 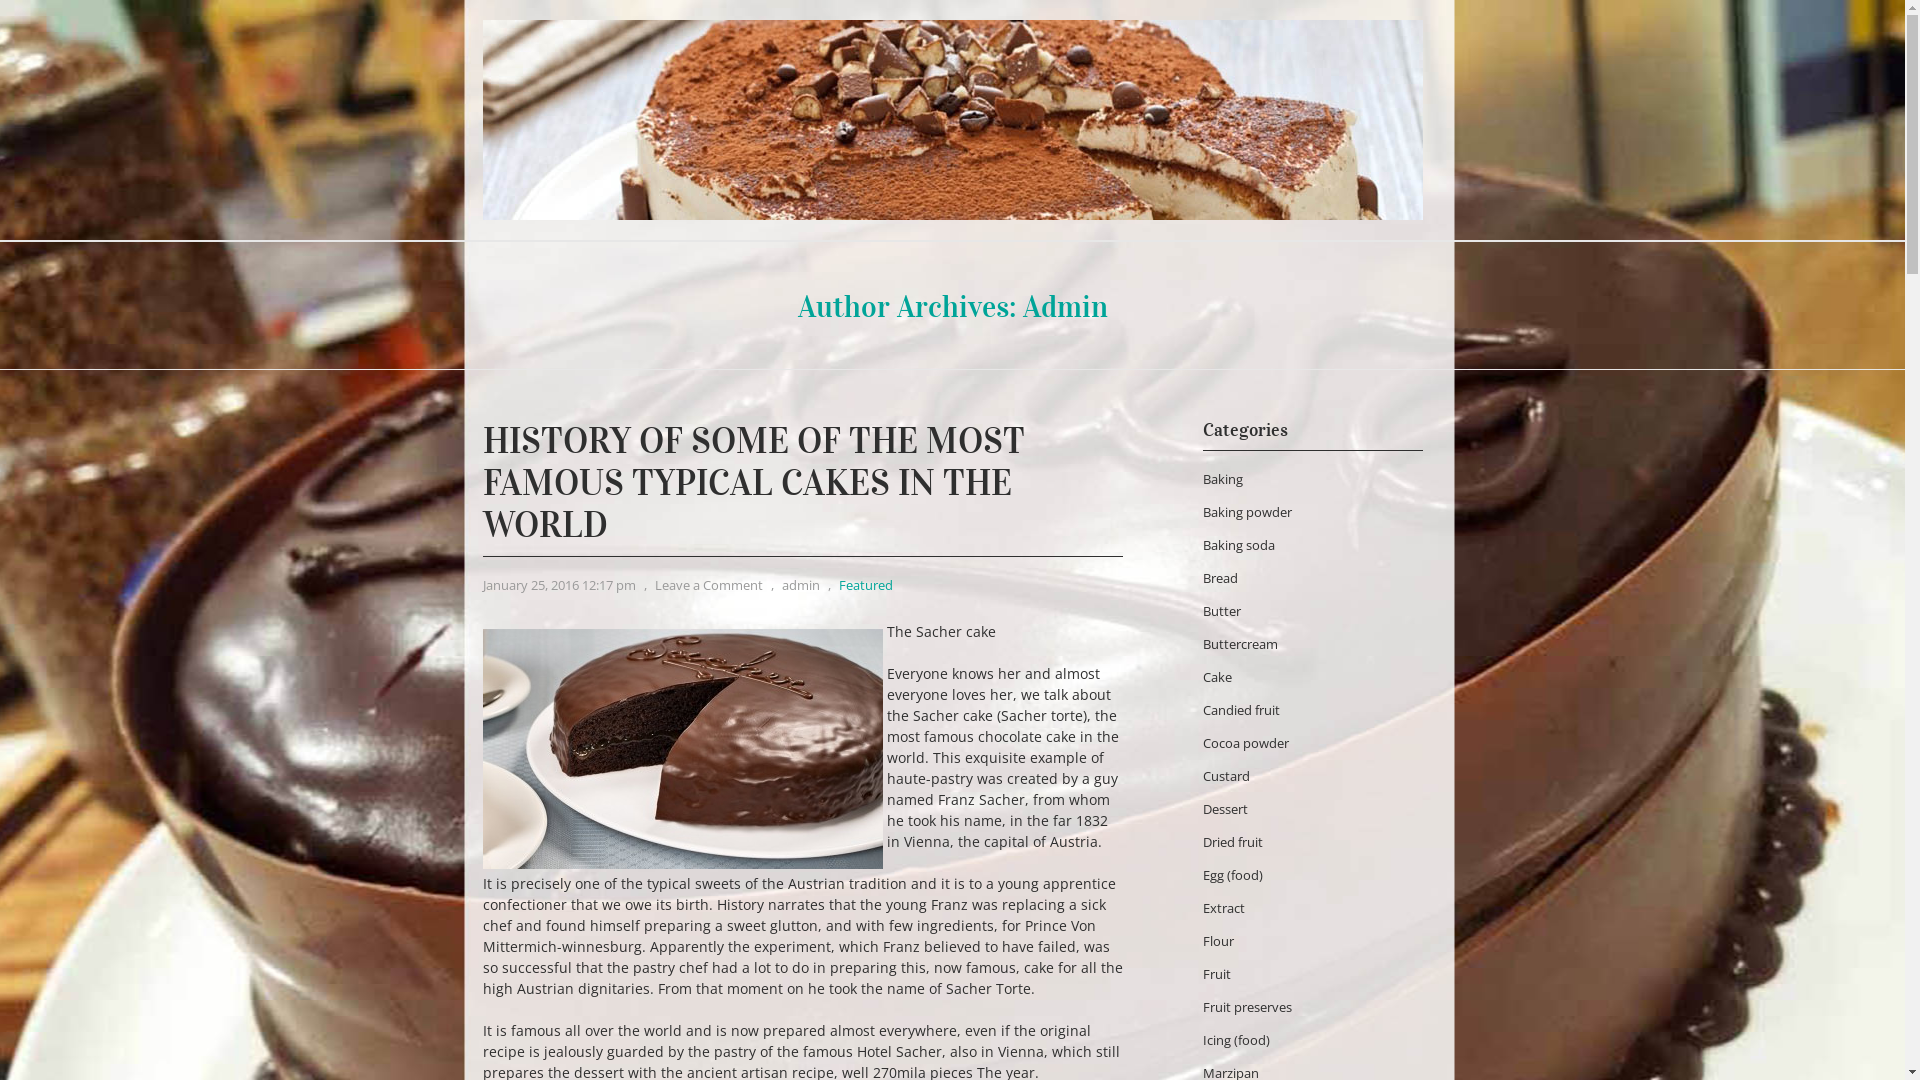 I want to click on 'January 25, 2016 12:17 pm', so click(x=558, y=585).